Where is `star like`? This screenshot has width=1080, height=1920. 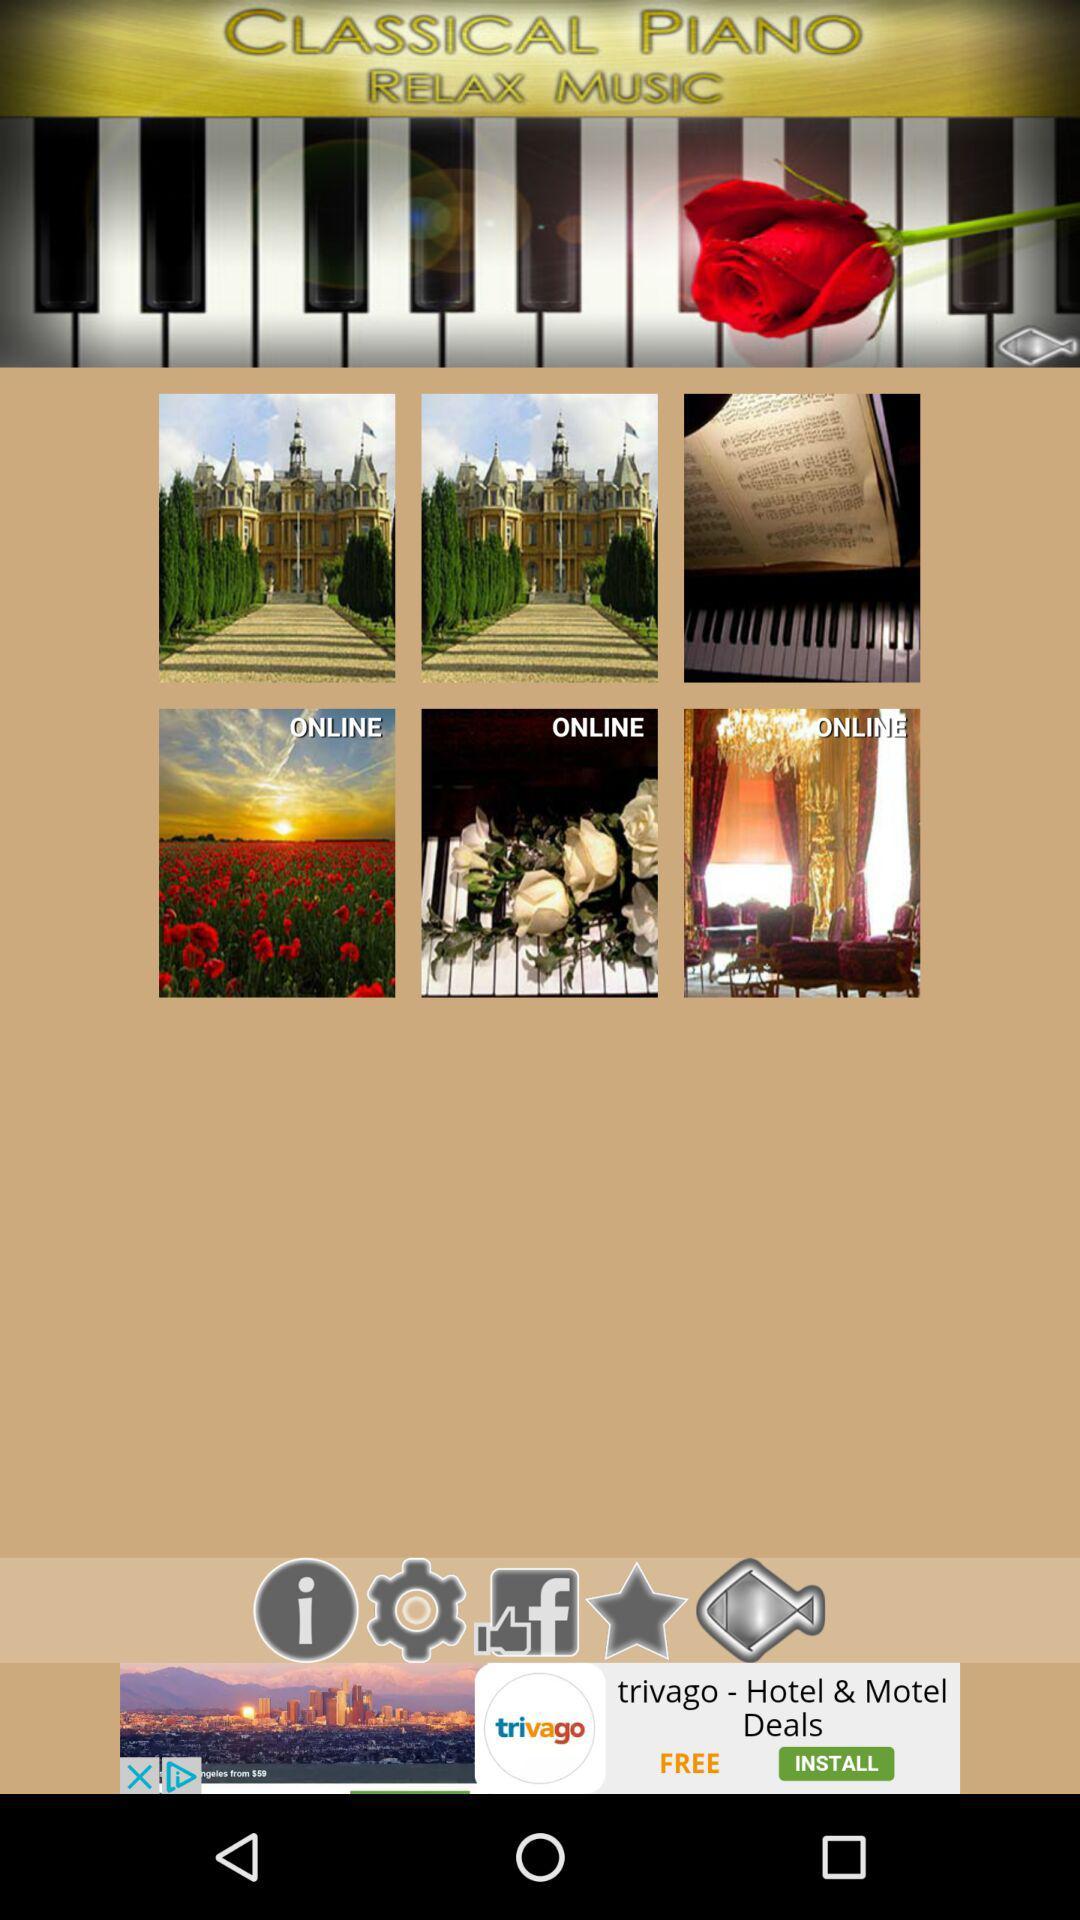 star like is located at coordinates (636, 1610).